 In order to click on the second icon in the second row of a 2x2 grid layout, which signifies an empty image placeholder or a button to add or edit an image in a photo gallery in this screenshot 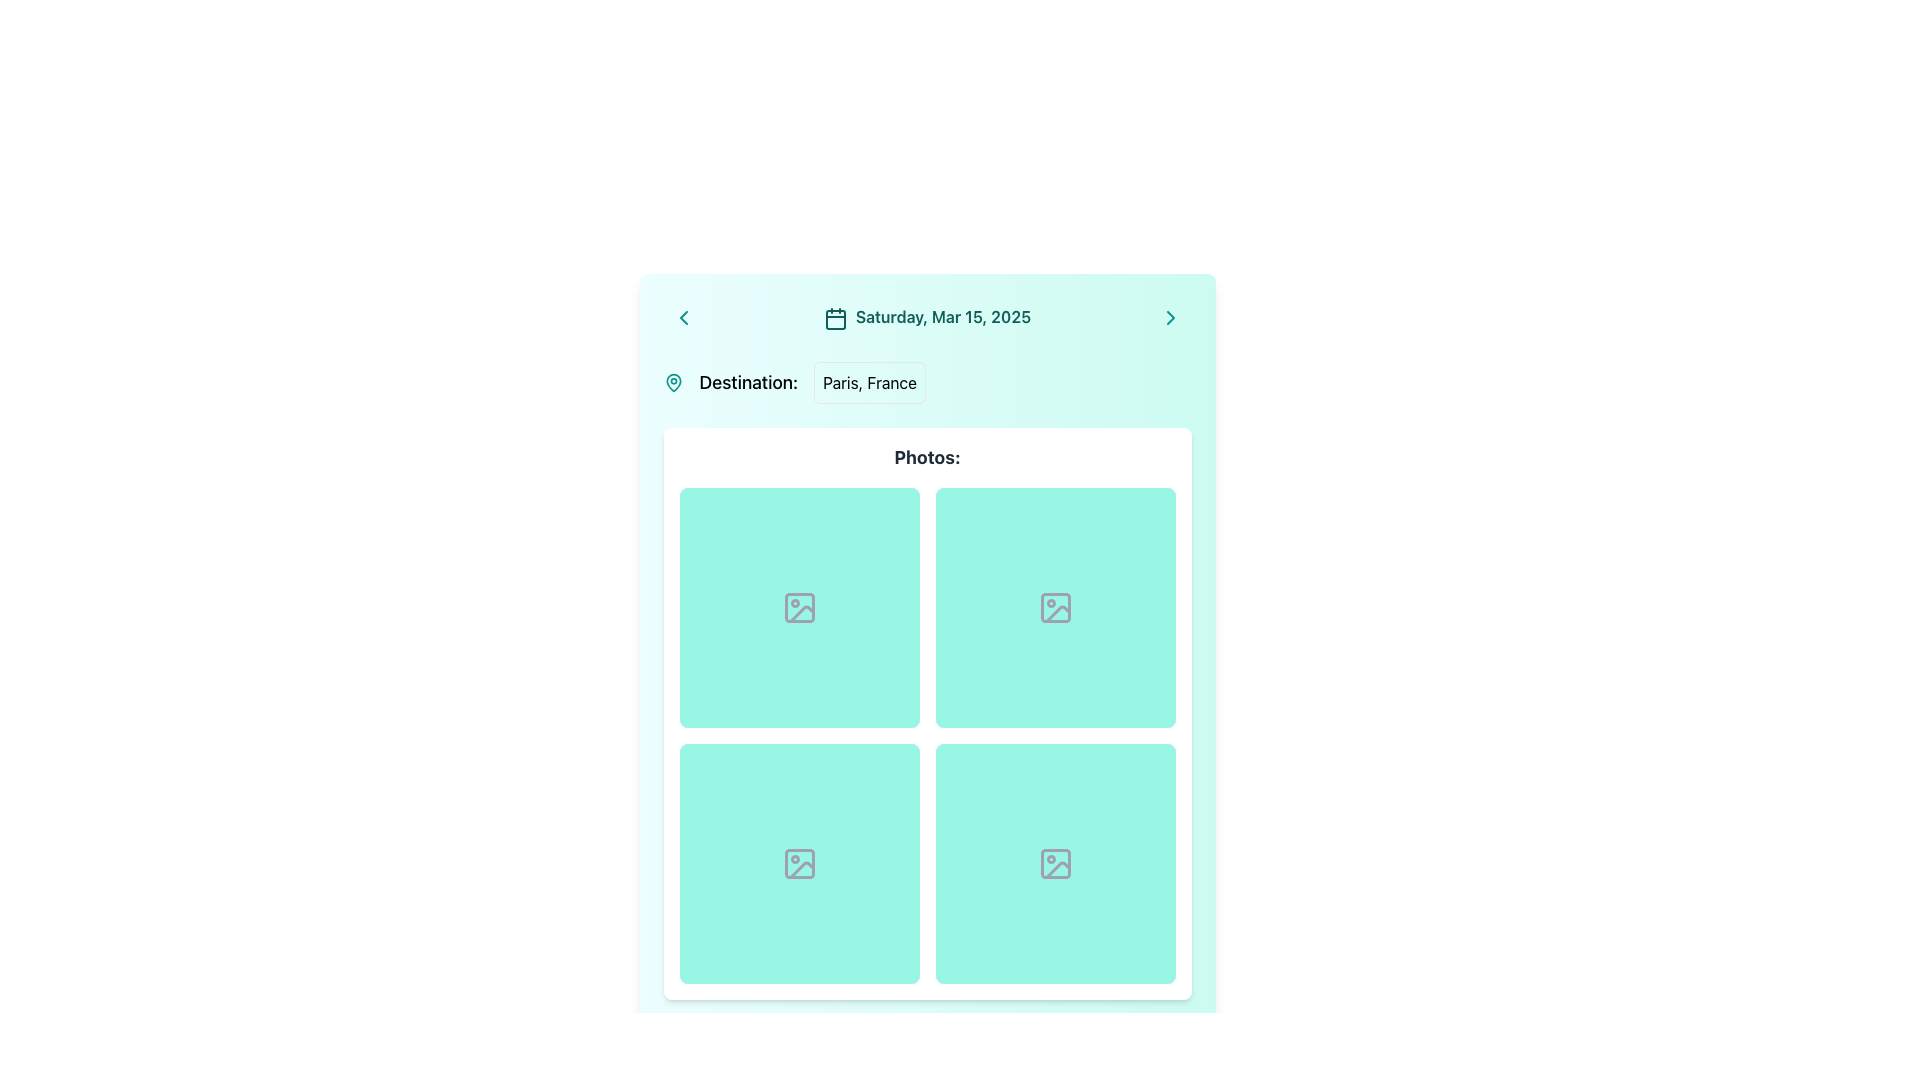, I will do `click(798, 863)`.